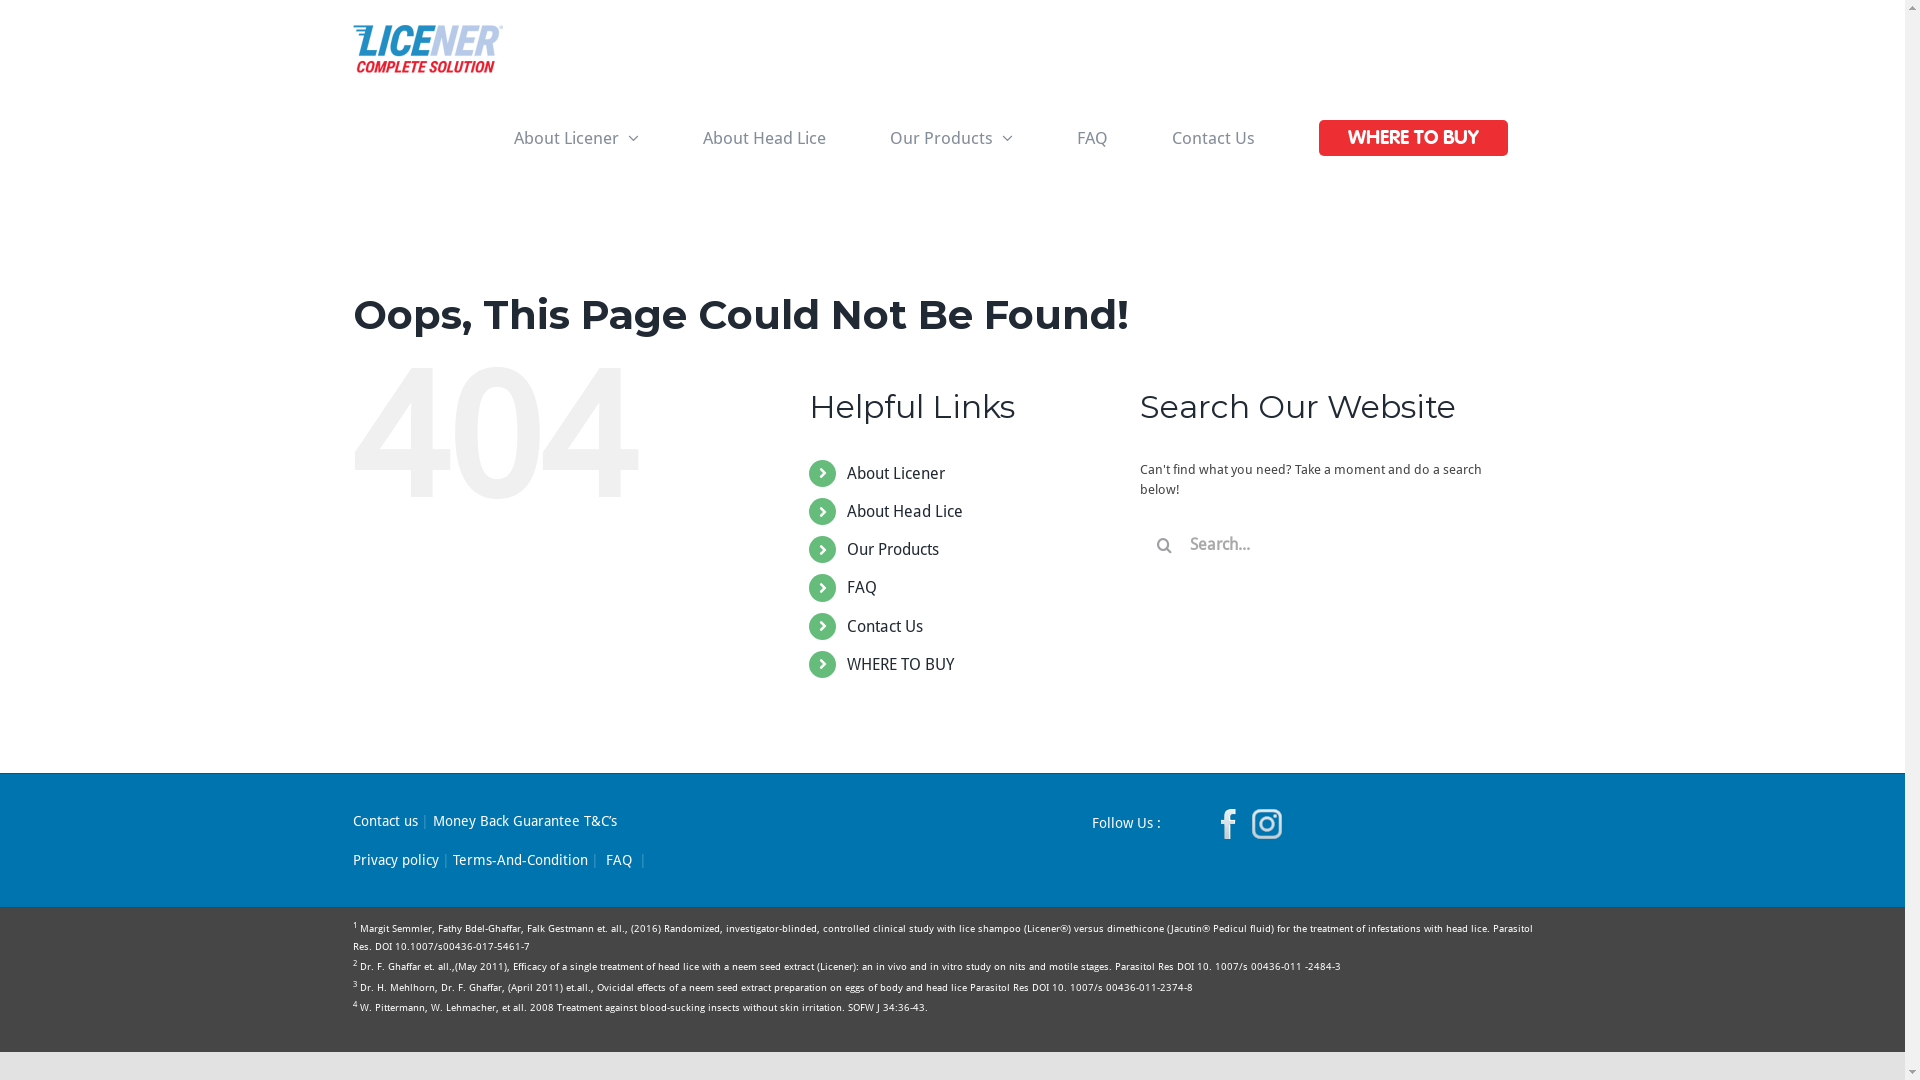 This screenshot has height=1080, width=1920. What do you see at coordinates (899, 664) in the screenshot?
I see `'WHERE TO BUY'` at bounding box center [899, 664].